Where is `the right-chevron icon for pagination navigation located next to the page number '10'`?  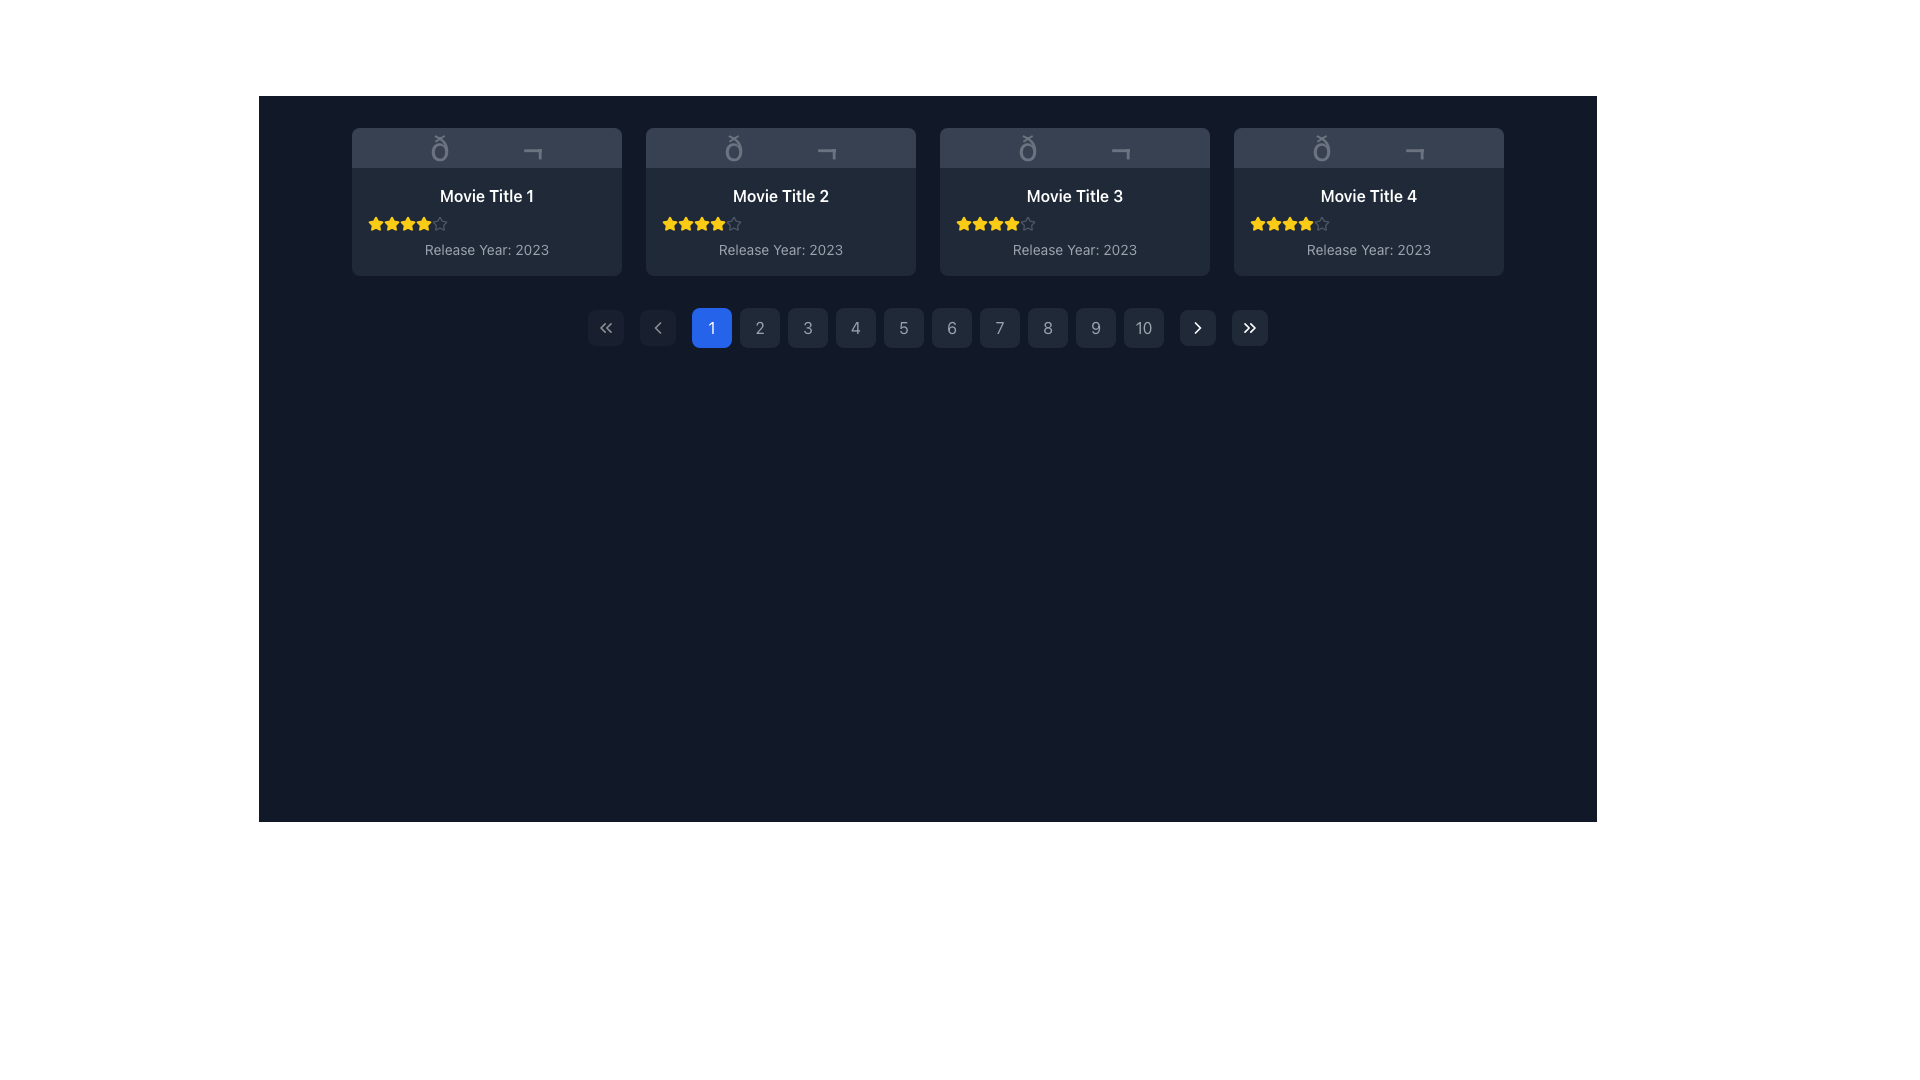
the right-chevron icon for pagination navigation located next to the page number '10' is located at coordinates (1198, 326).